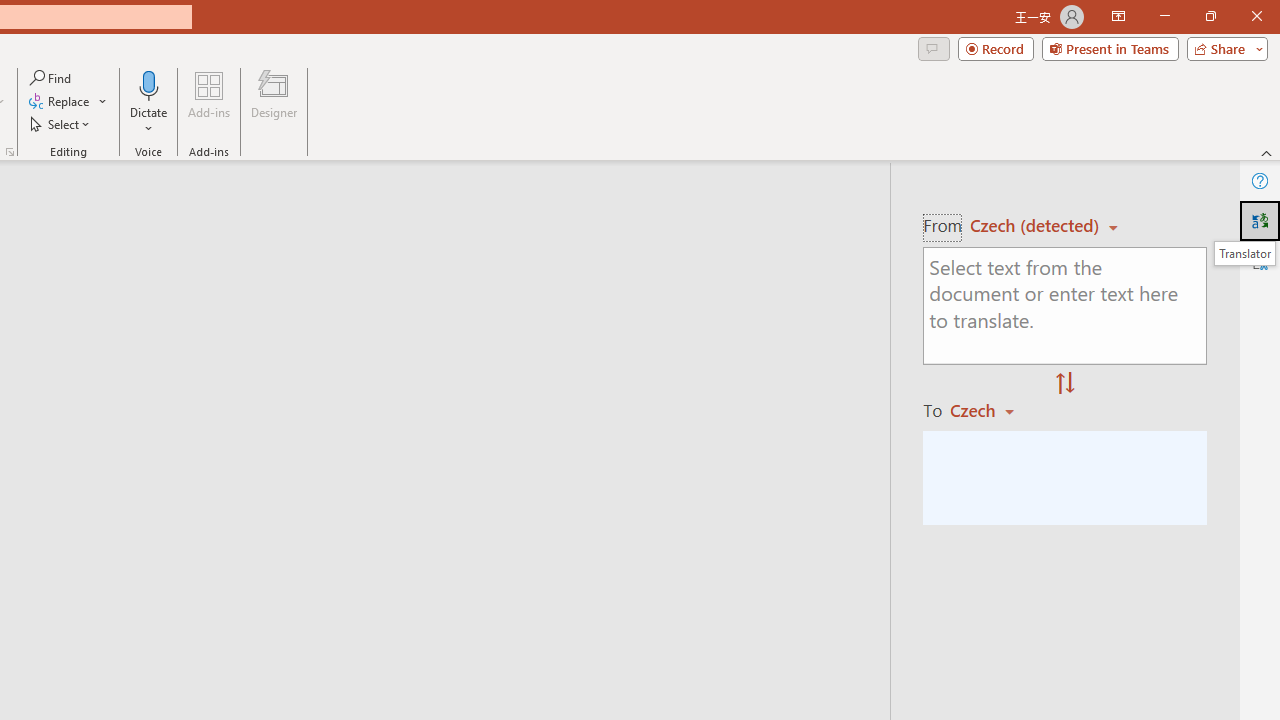 The image size is (1280, 720). What do you see at coordinates (1037, 225) in the screenshot?
I see `'Czech (detected)'` at bounding box center [1037, 225].